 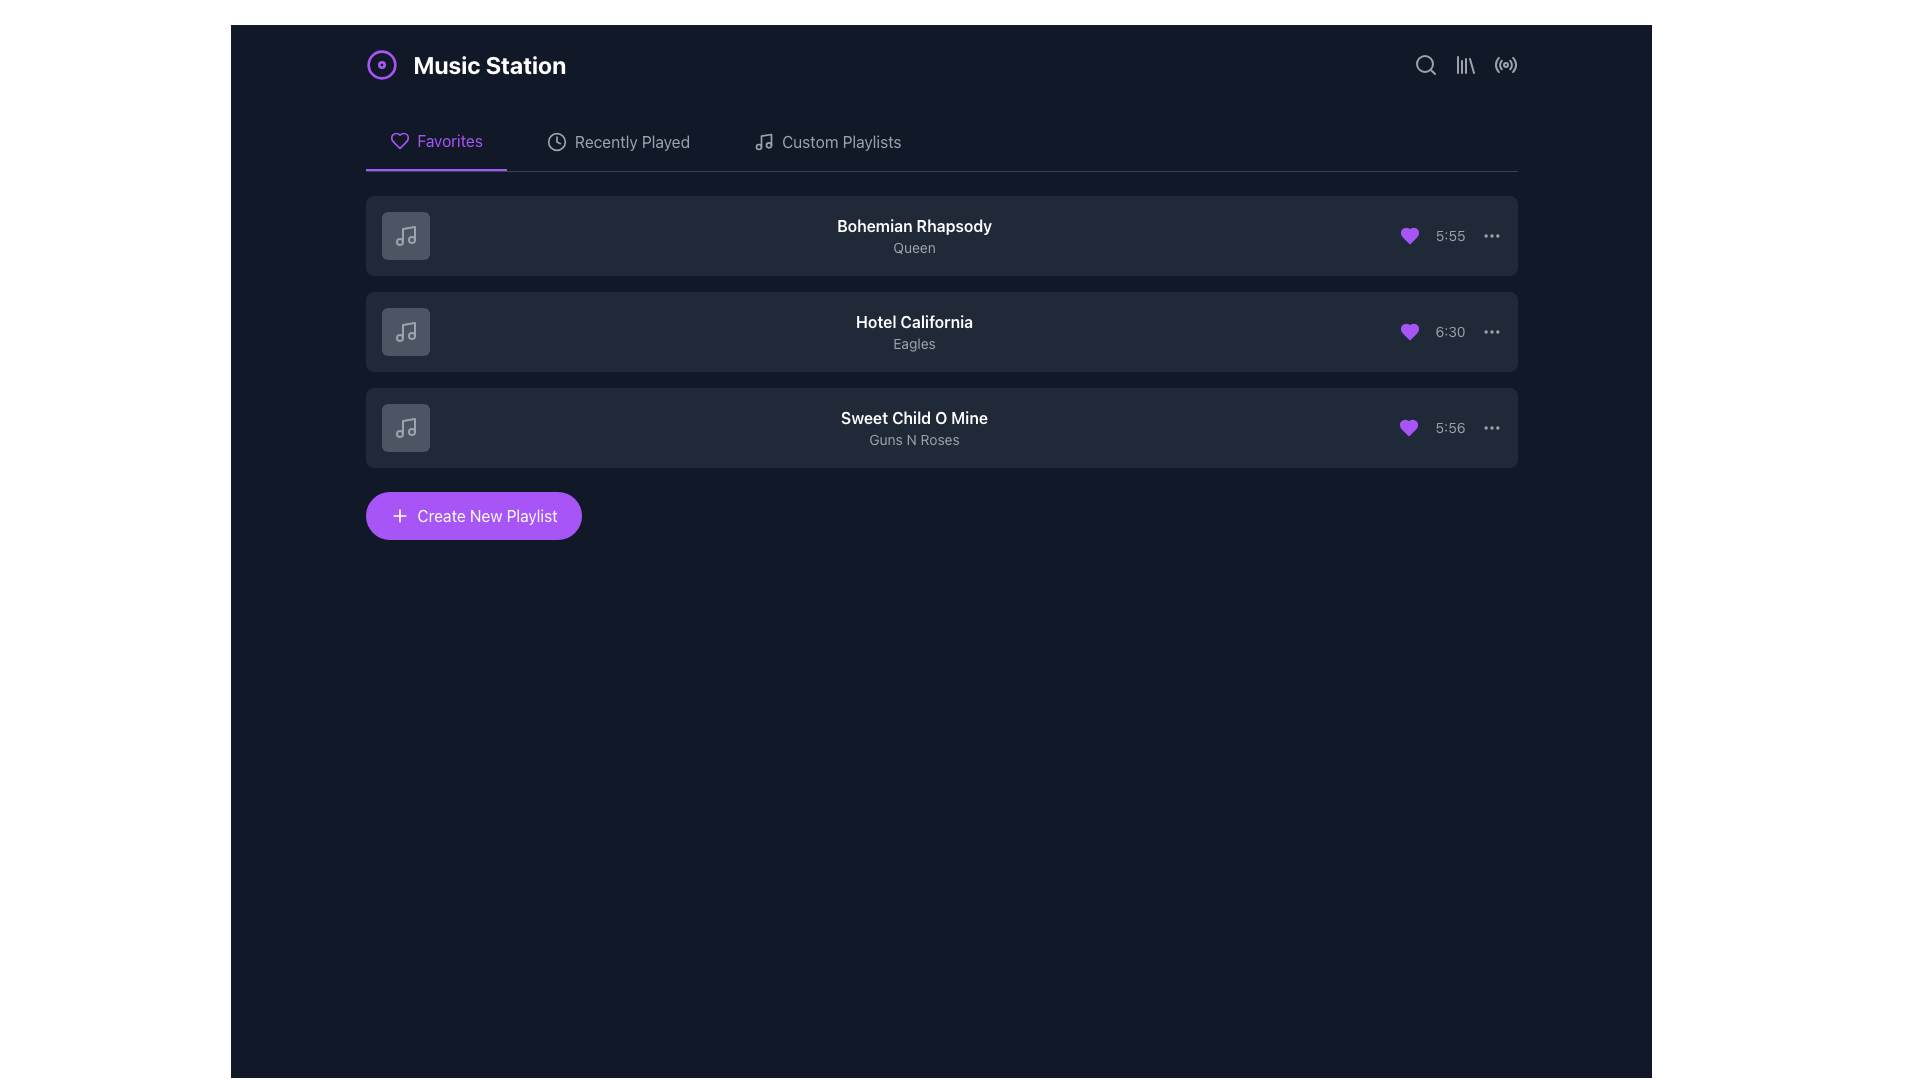 What do you see at coordinates (827, 141) in the screenshot?
I see `the 'Custom Playlists' button` at bounding box center [827, 141].